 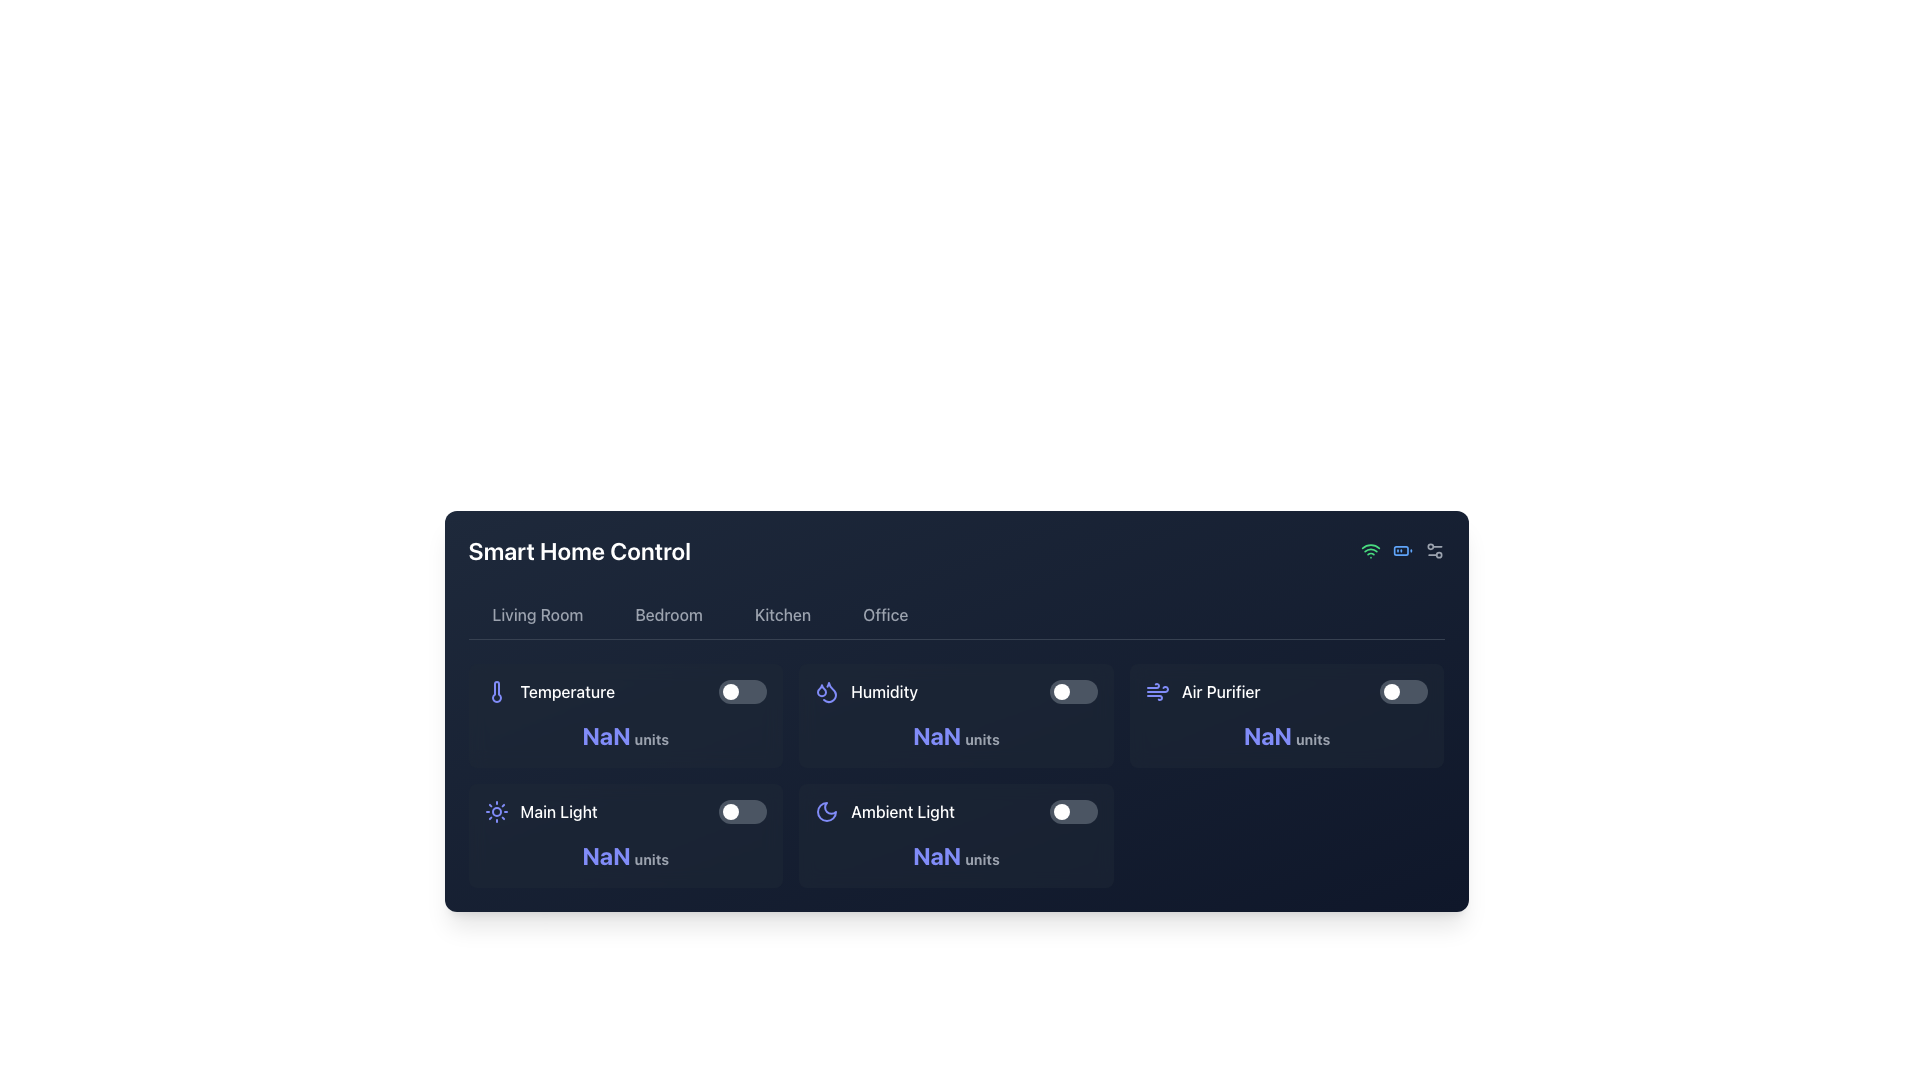 What do you see at coordinates (496, 690) in the screenshot?
I see `the red temperature icon located in the 'Temperature' section of the 'Smart Home Control' interface, which is positioned left of the 'Temperature' label and below the 'Living Room' tab` at bounding box center [496, 690].